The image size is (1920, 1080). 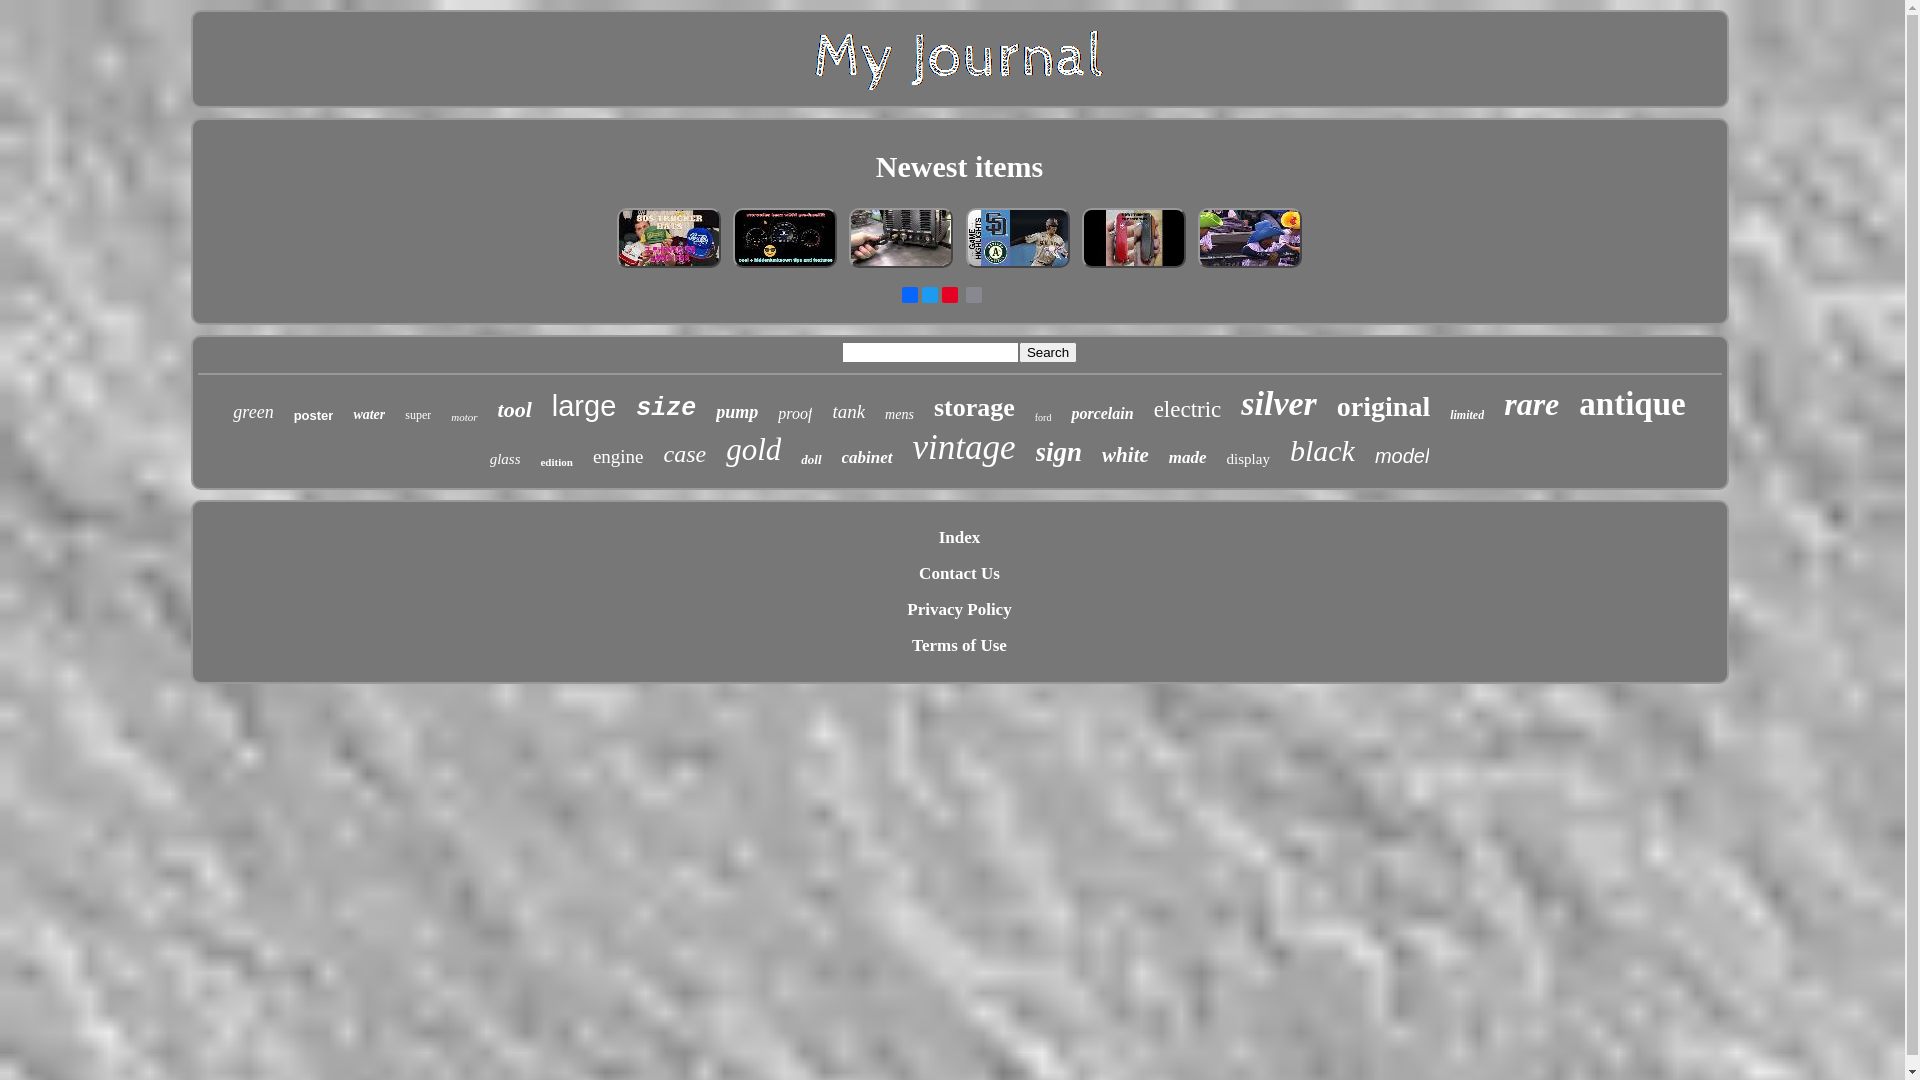 I want to click on 'cabinet', so click(x=867, y=458).